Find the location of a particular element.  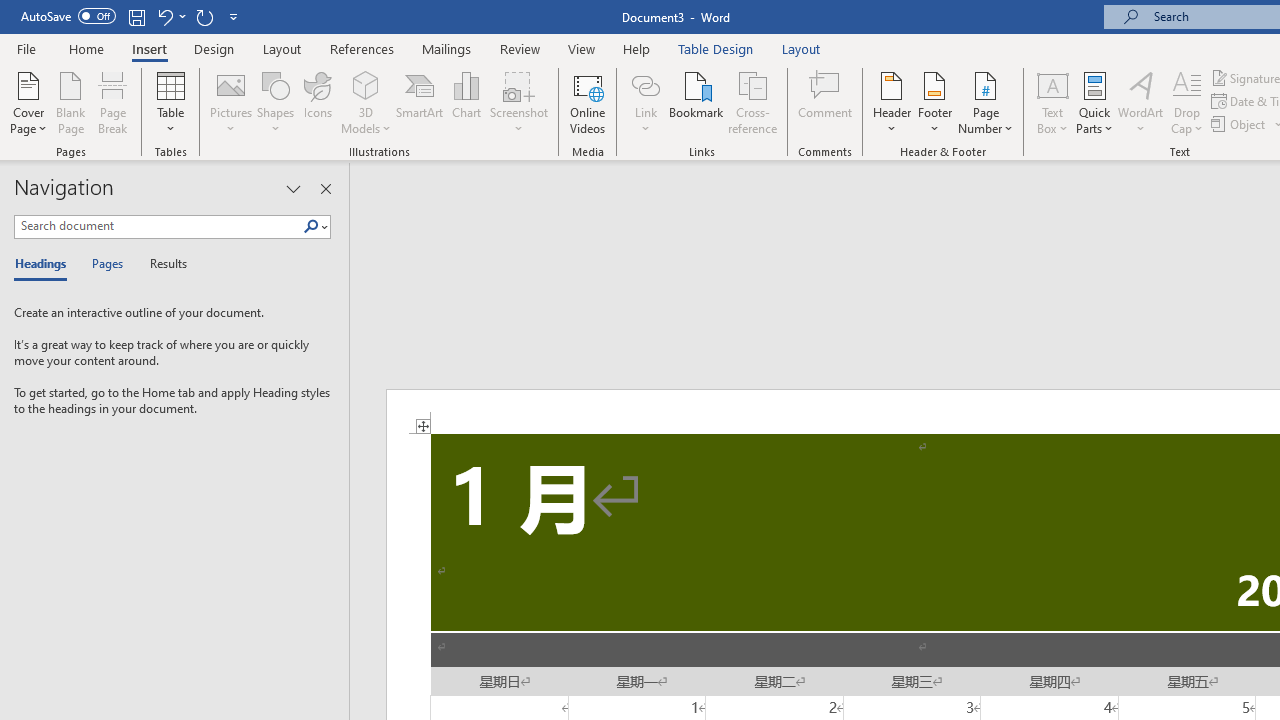

'Insert' is located at coordinates (148, 48).